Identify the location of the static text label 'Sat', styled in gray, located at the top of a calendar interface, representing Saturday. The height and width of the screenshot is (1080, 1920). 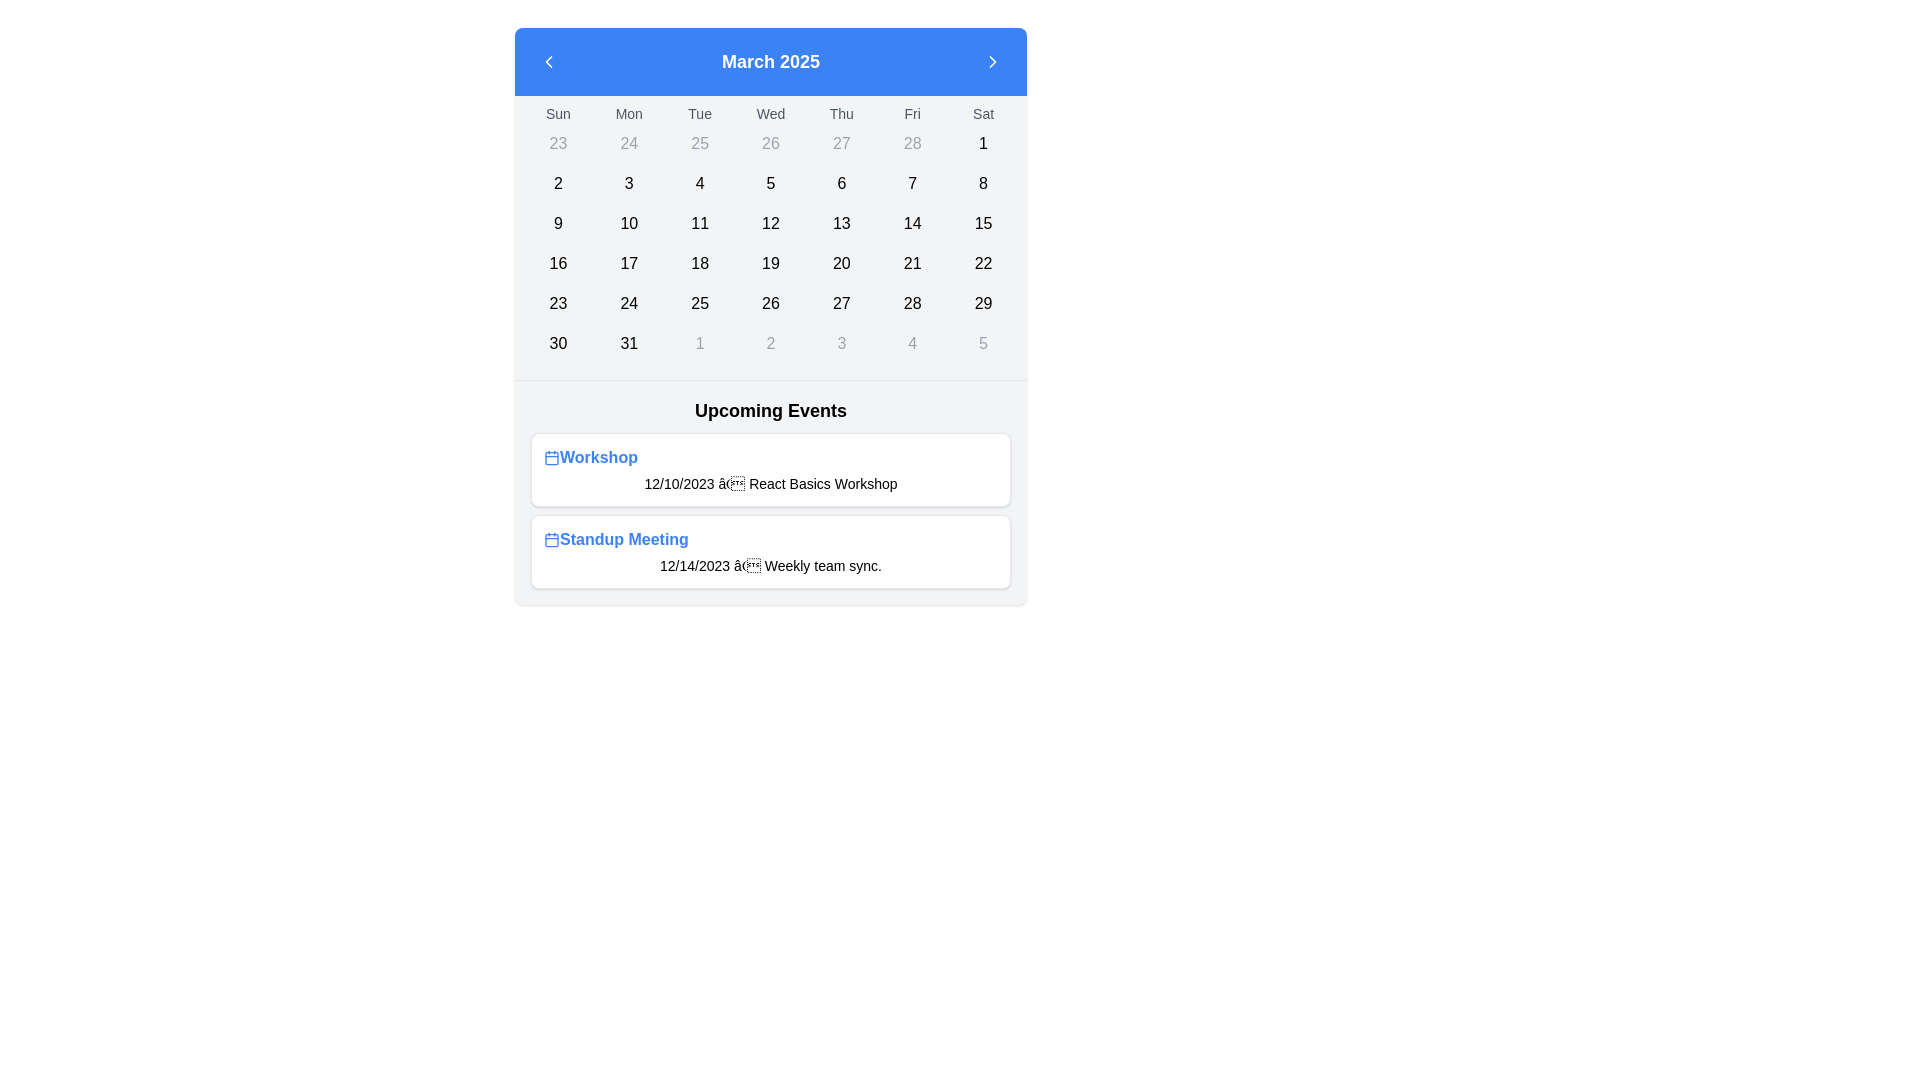
(983, 114).